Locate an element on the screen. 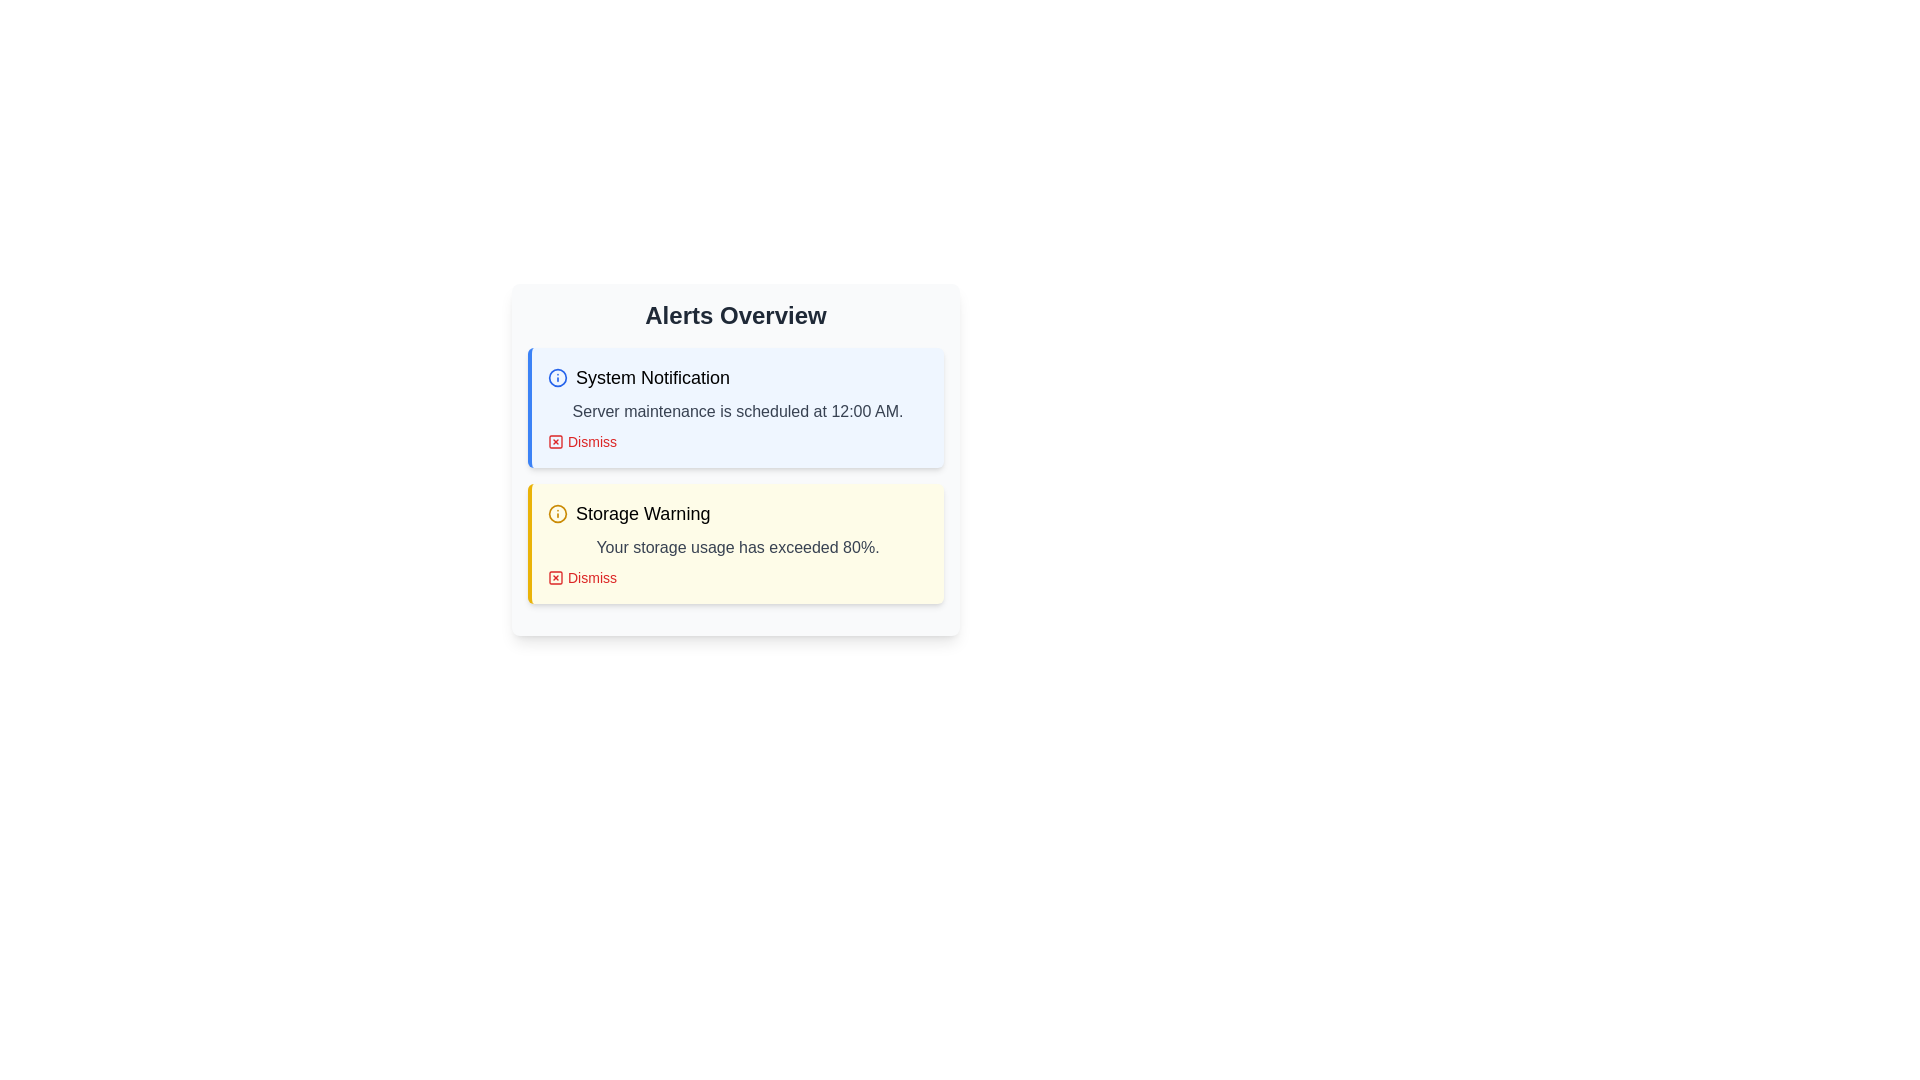  the dismiss button styled as a graphical icon located to the left of the 'Dismiss' text in the red notification panel labeled 'Storage Warning' is located at coordinates (556, 578).